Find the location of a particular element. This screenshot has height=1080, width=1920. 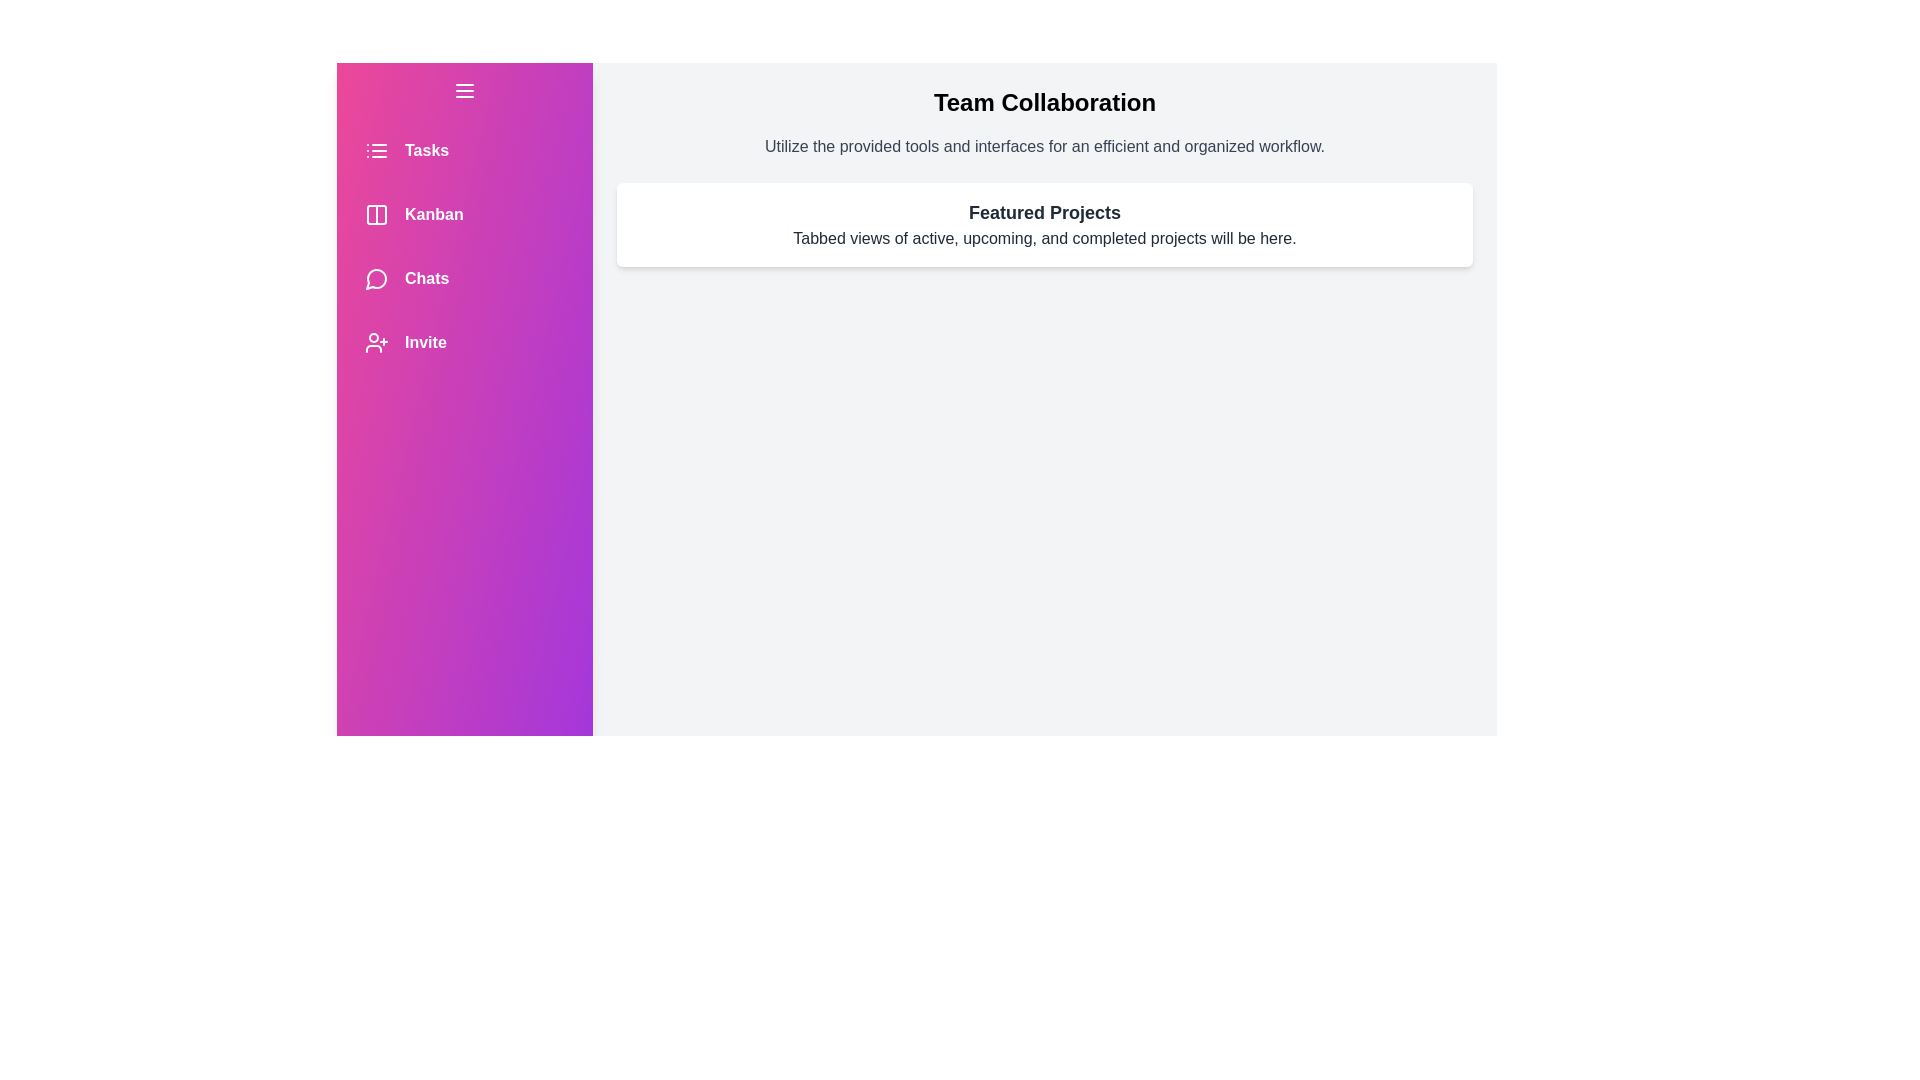

the navigation item Kanban from the drawer is located at coordinates (464, 215).